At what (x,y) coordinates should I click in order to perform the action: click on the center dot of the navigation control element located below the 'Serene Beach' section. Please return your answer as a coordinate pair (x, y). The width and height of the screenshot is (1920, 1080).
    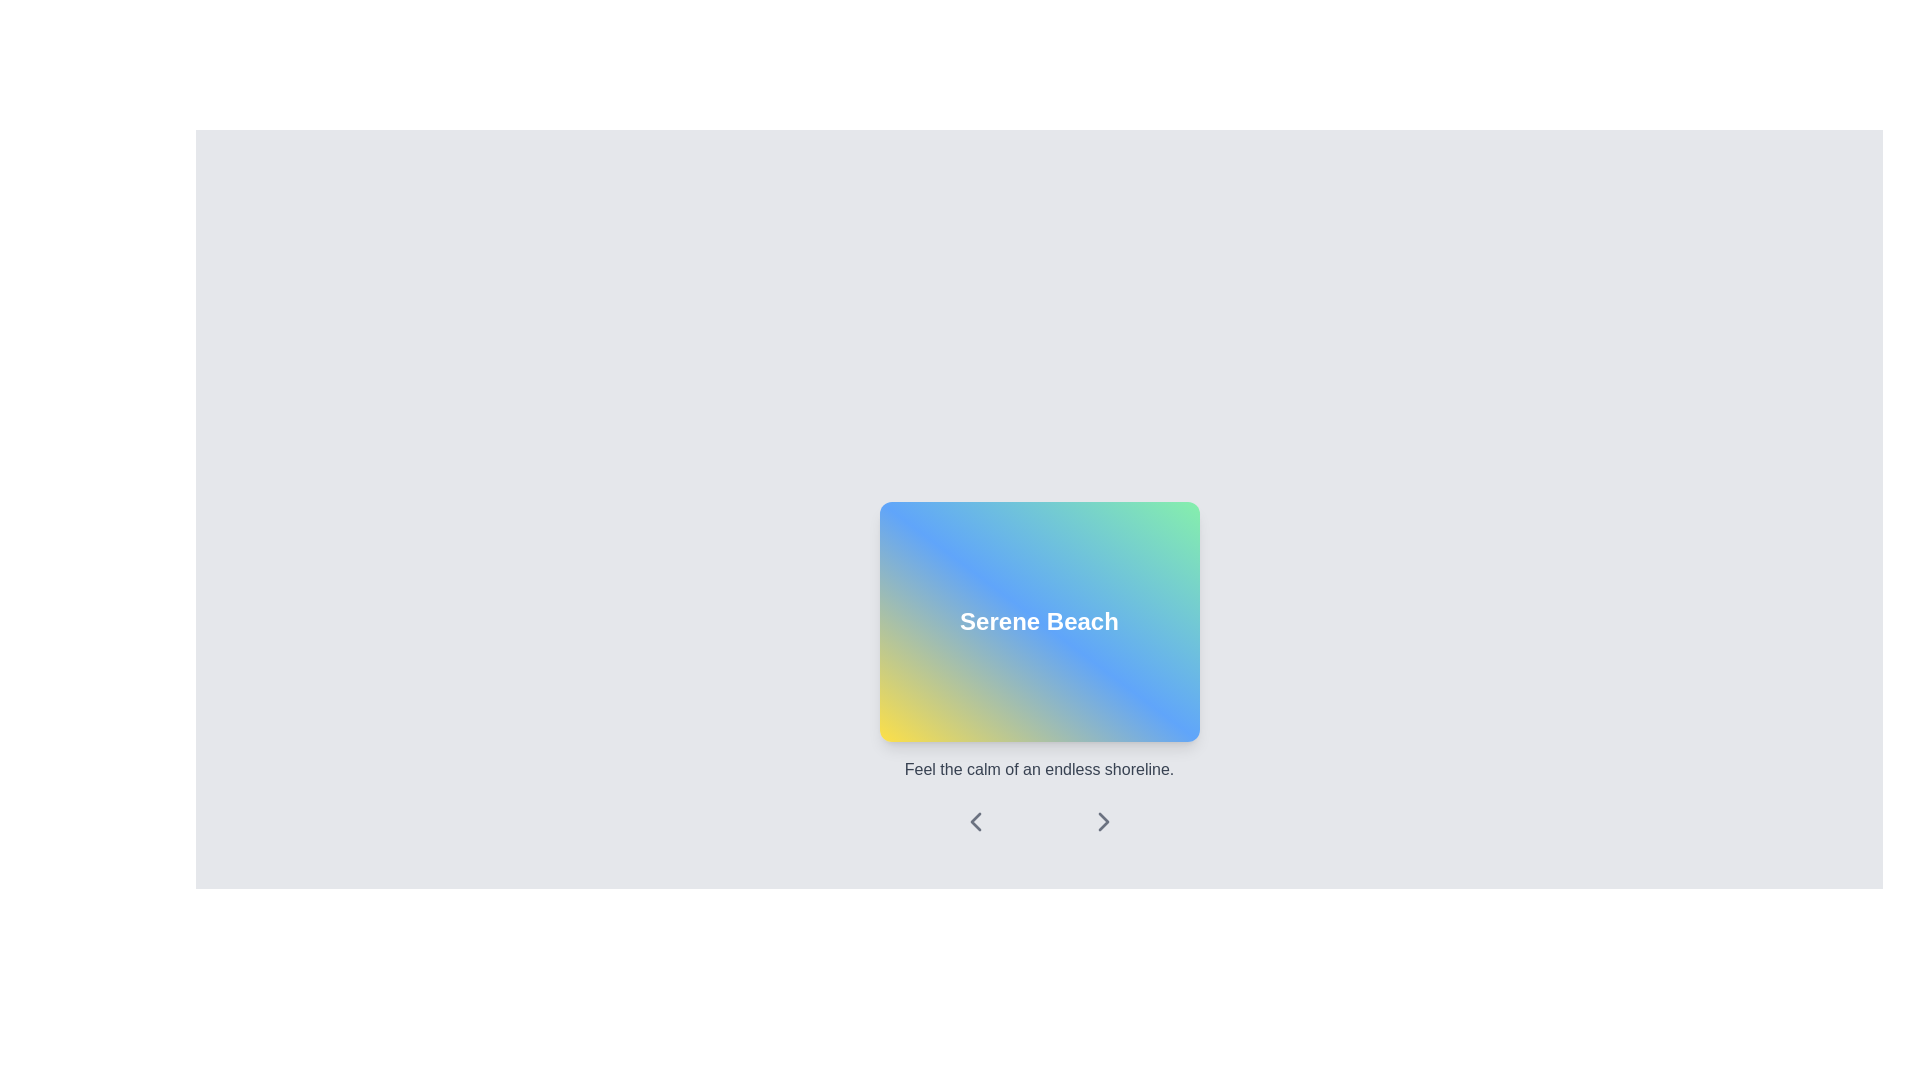
    Looking at the image, I should click on (1039, 821).